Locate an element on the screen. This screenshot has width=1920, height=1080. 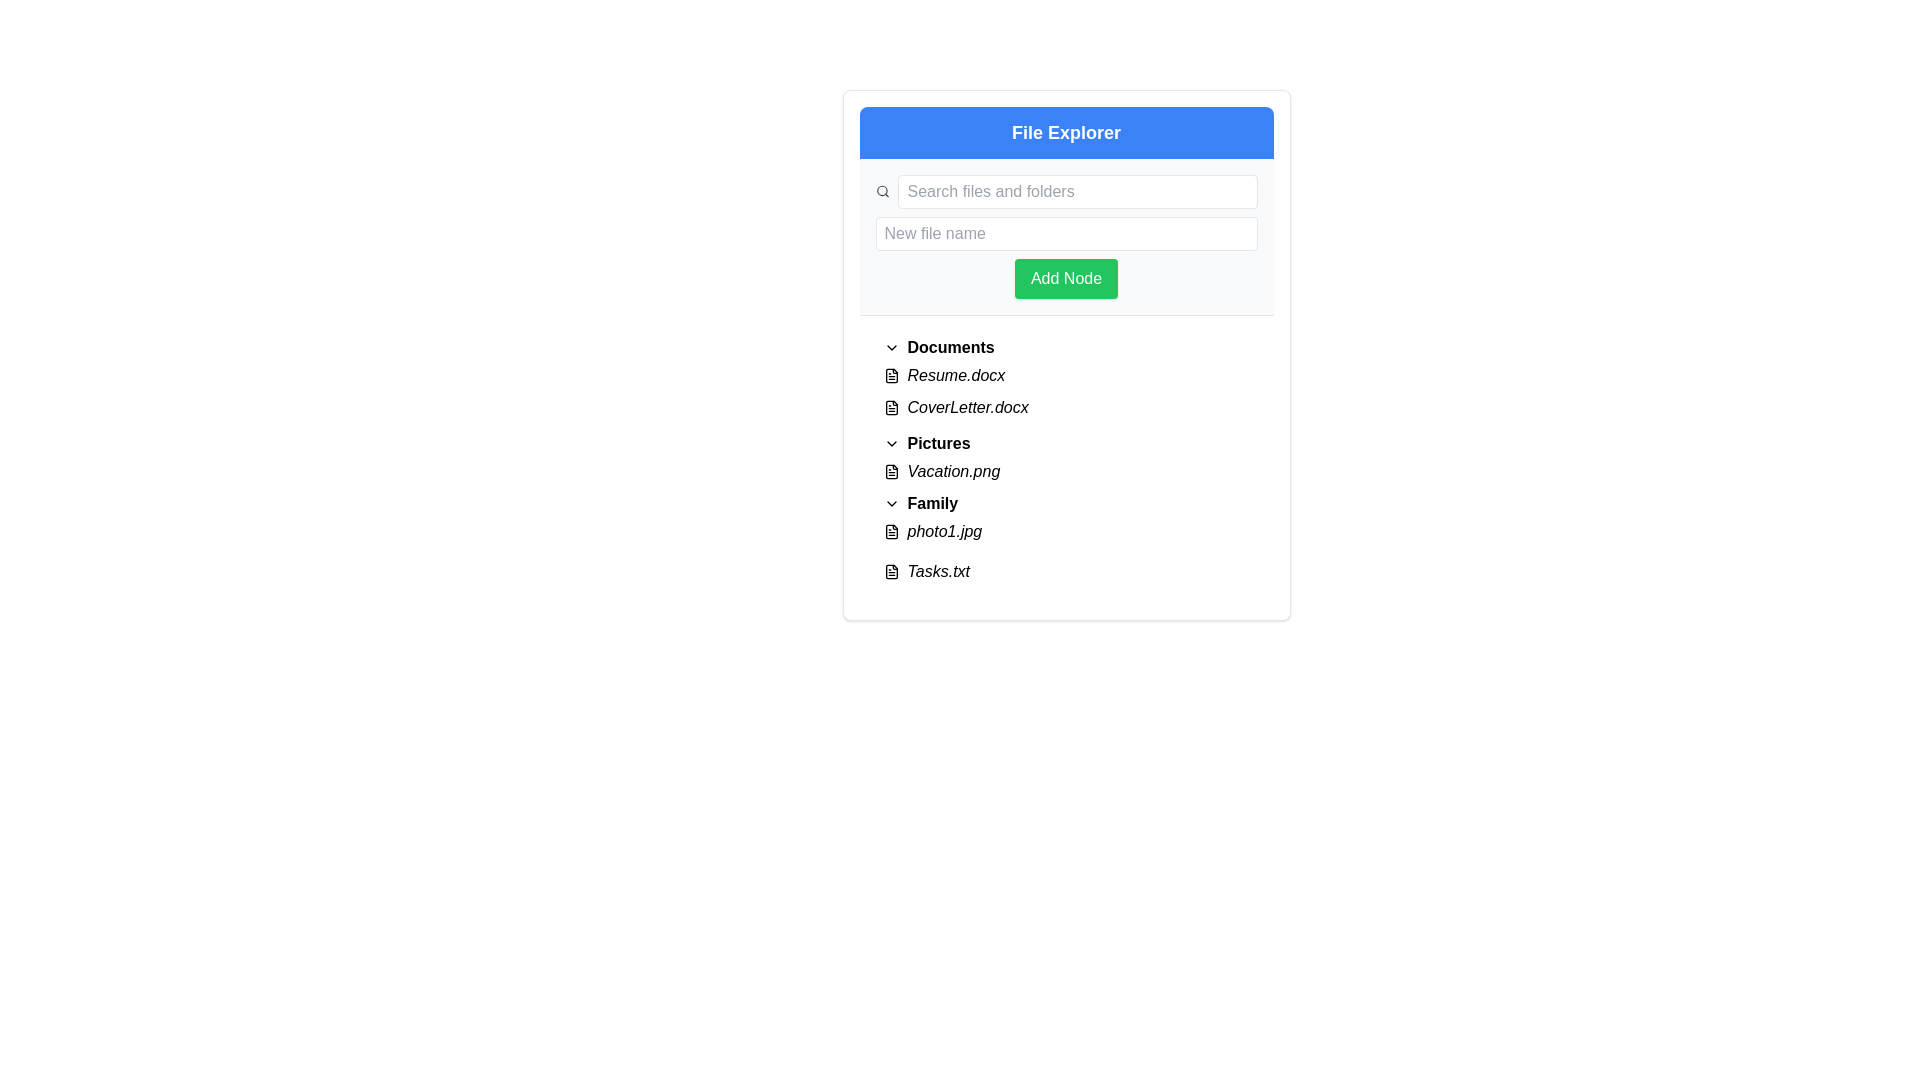
the text label element displaying 'photo1.jpg' in italic font style within the 'Family' folder to rename the file is located at coordinates (943, 531).